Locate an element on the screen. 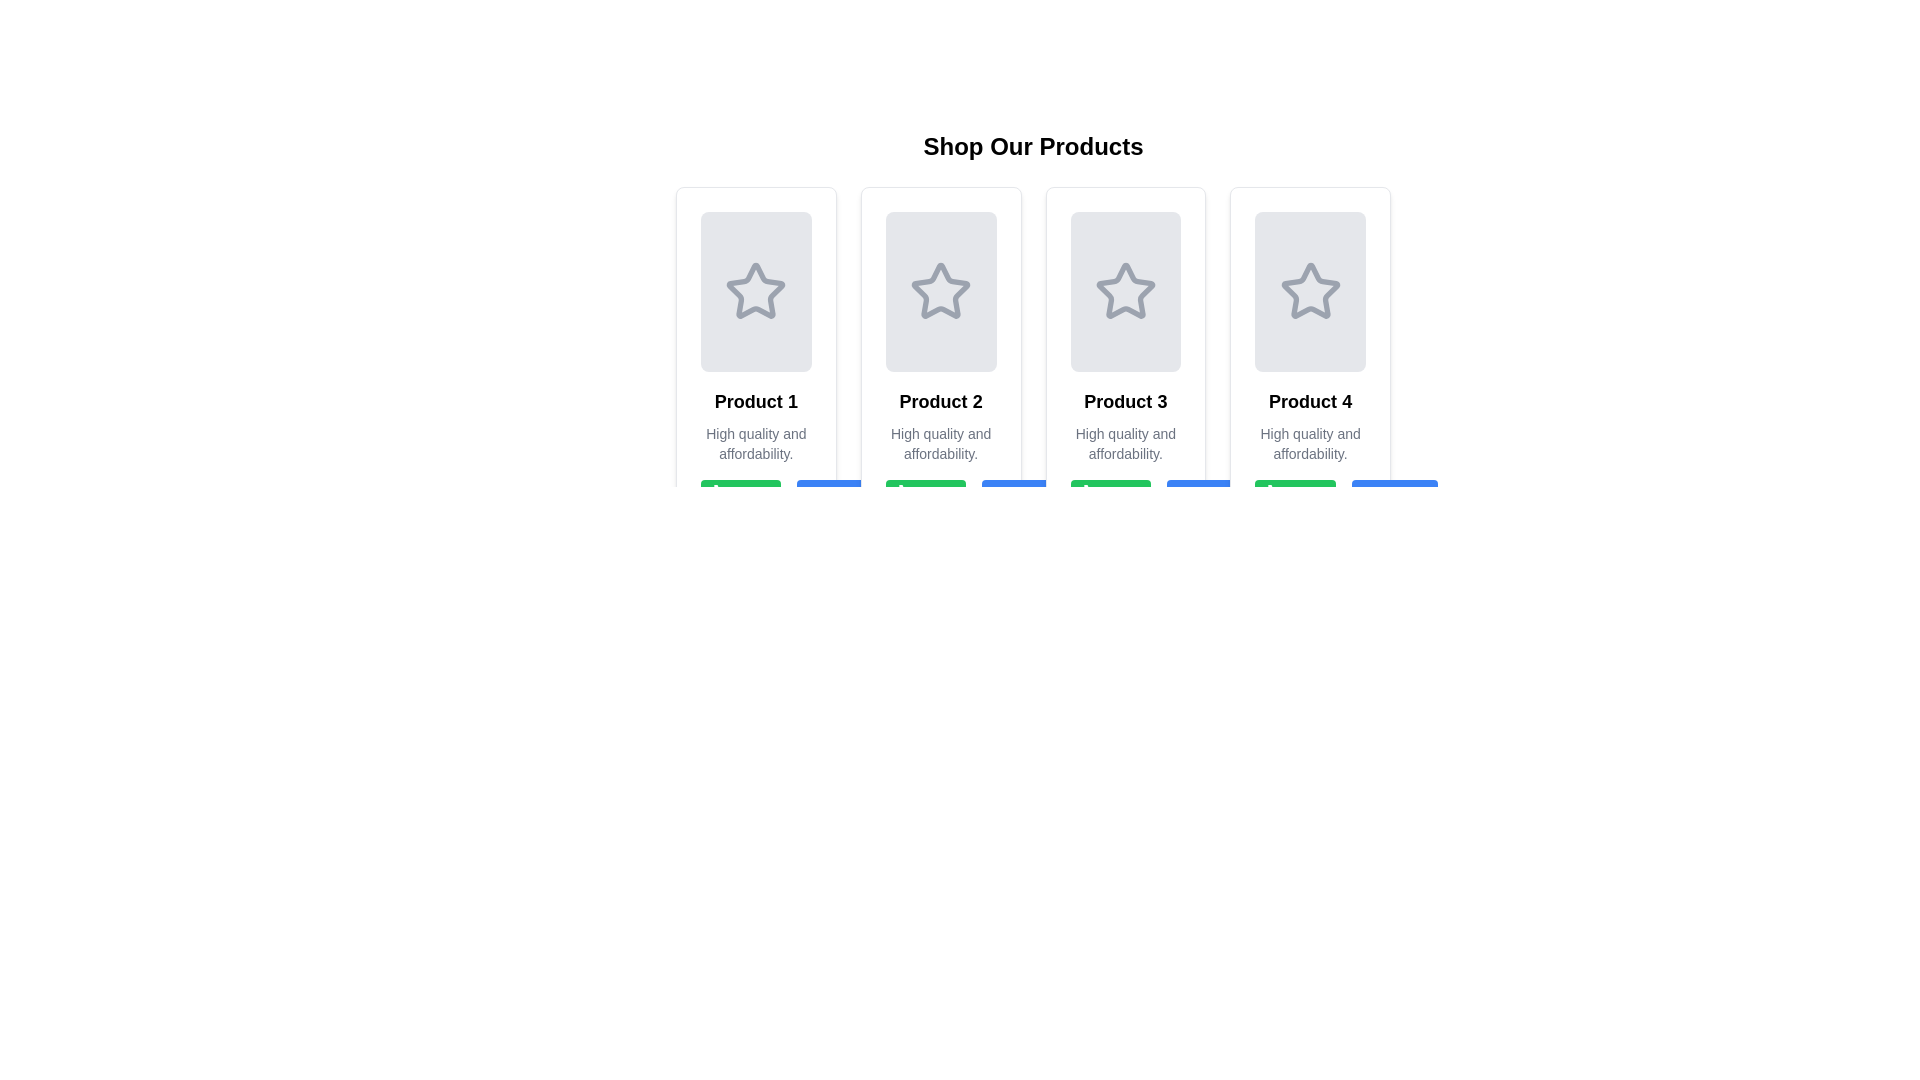 The height and width of the screenshot is (1080, 1920). the 'Add' button containing the shopping cart icon is located at coordinates (723, 495).